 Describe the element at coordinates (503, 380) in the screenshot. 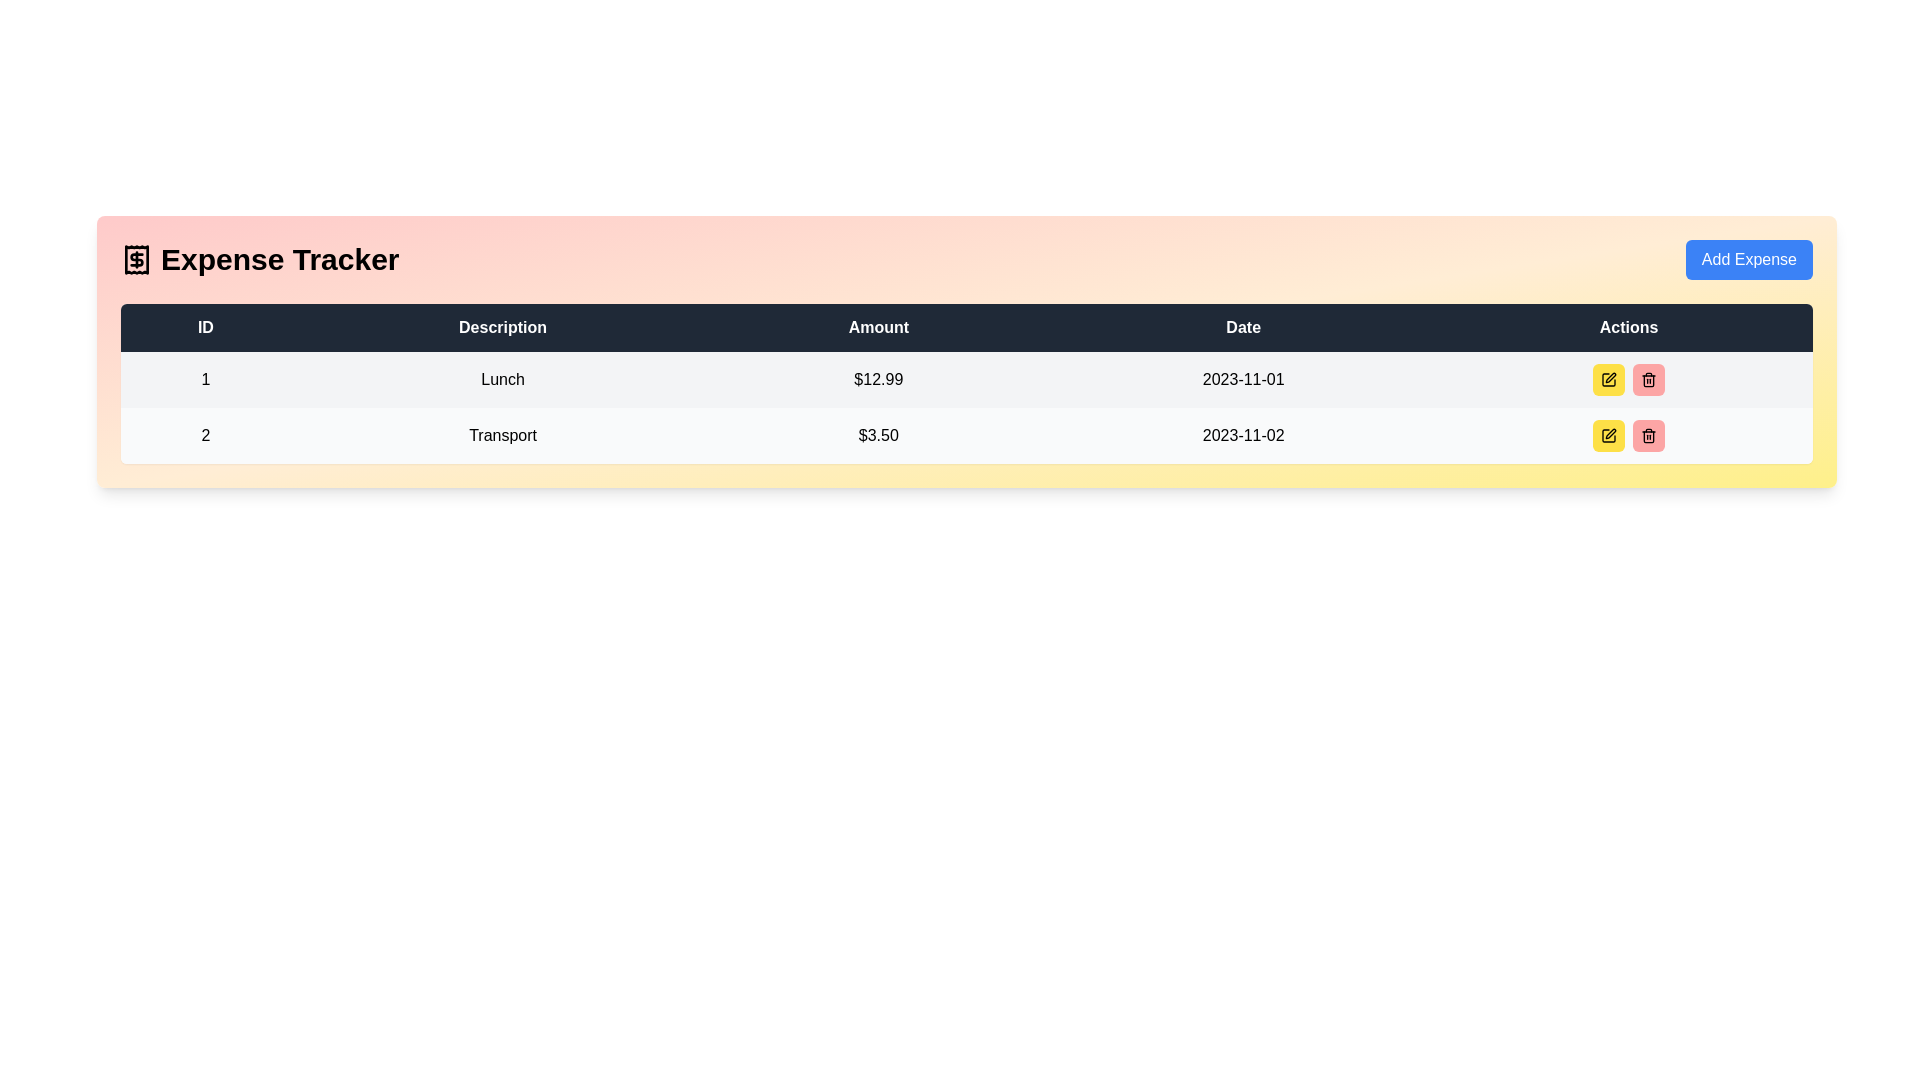

I see `the text label displaying 'Lunch' in the 'Description' column of the first row within the table` at that location.